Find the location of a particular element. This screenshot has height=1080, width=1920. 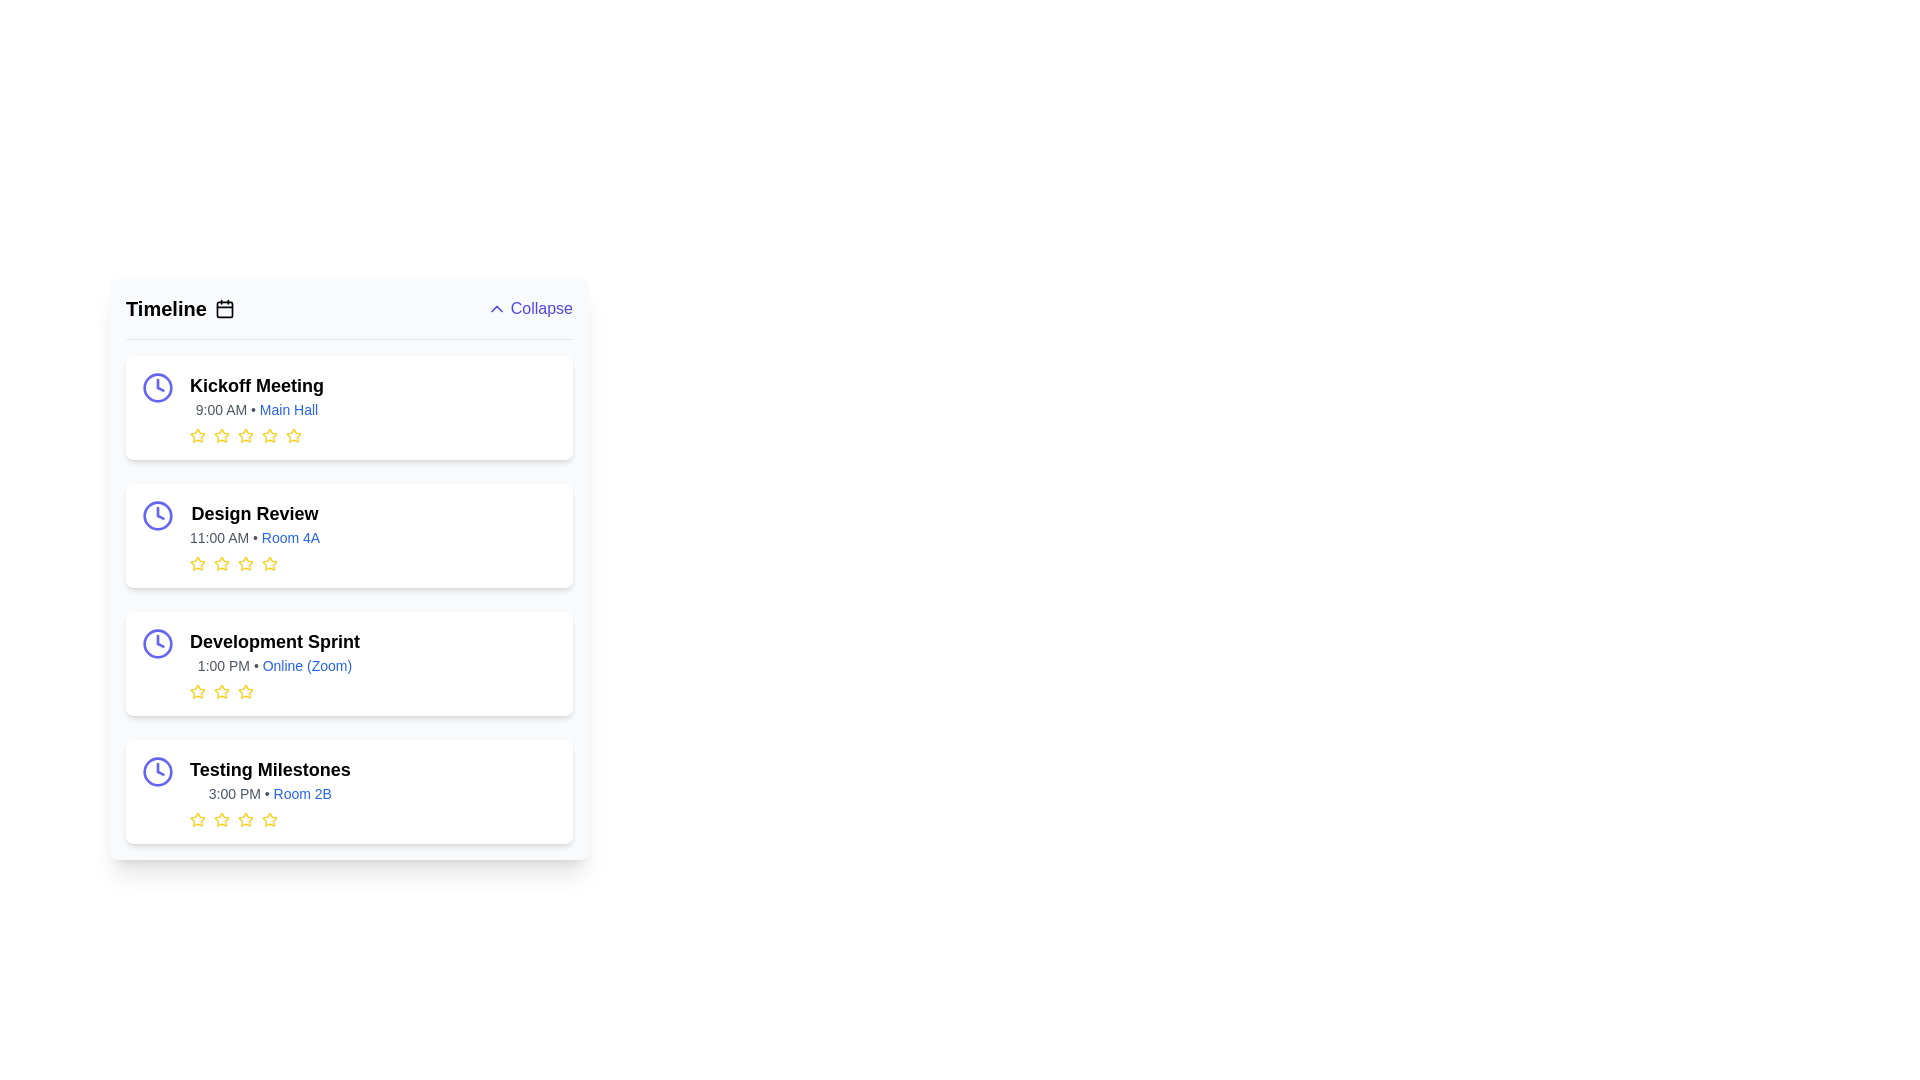

the title text element located in the upper part of the first event card in the timeline, which serves as a key identifier for the event is located at coordinates (256, 385).